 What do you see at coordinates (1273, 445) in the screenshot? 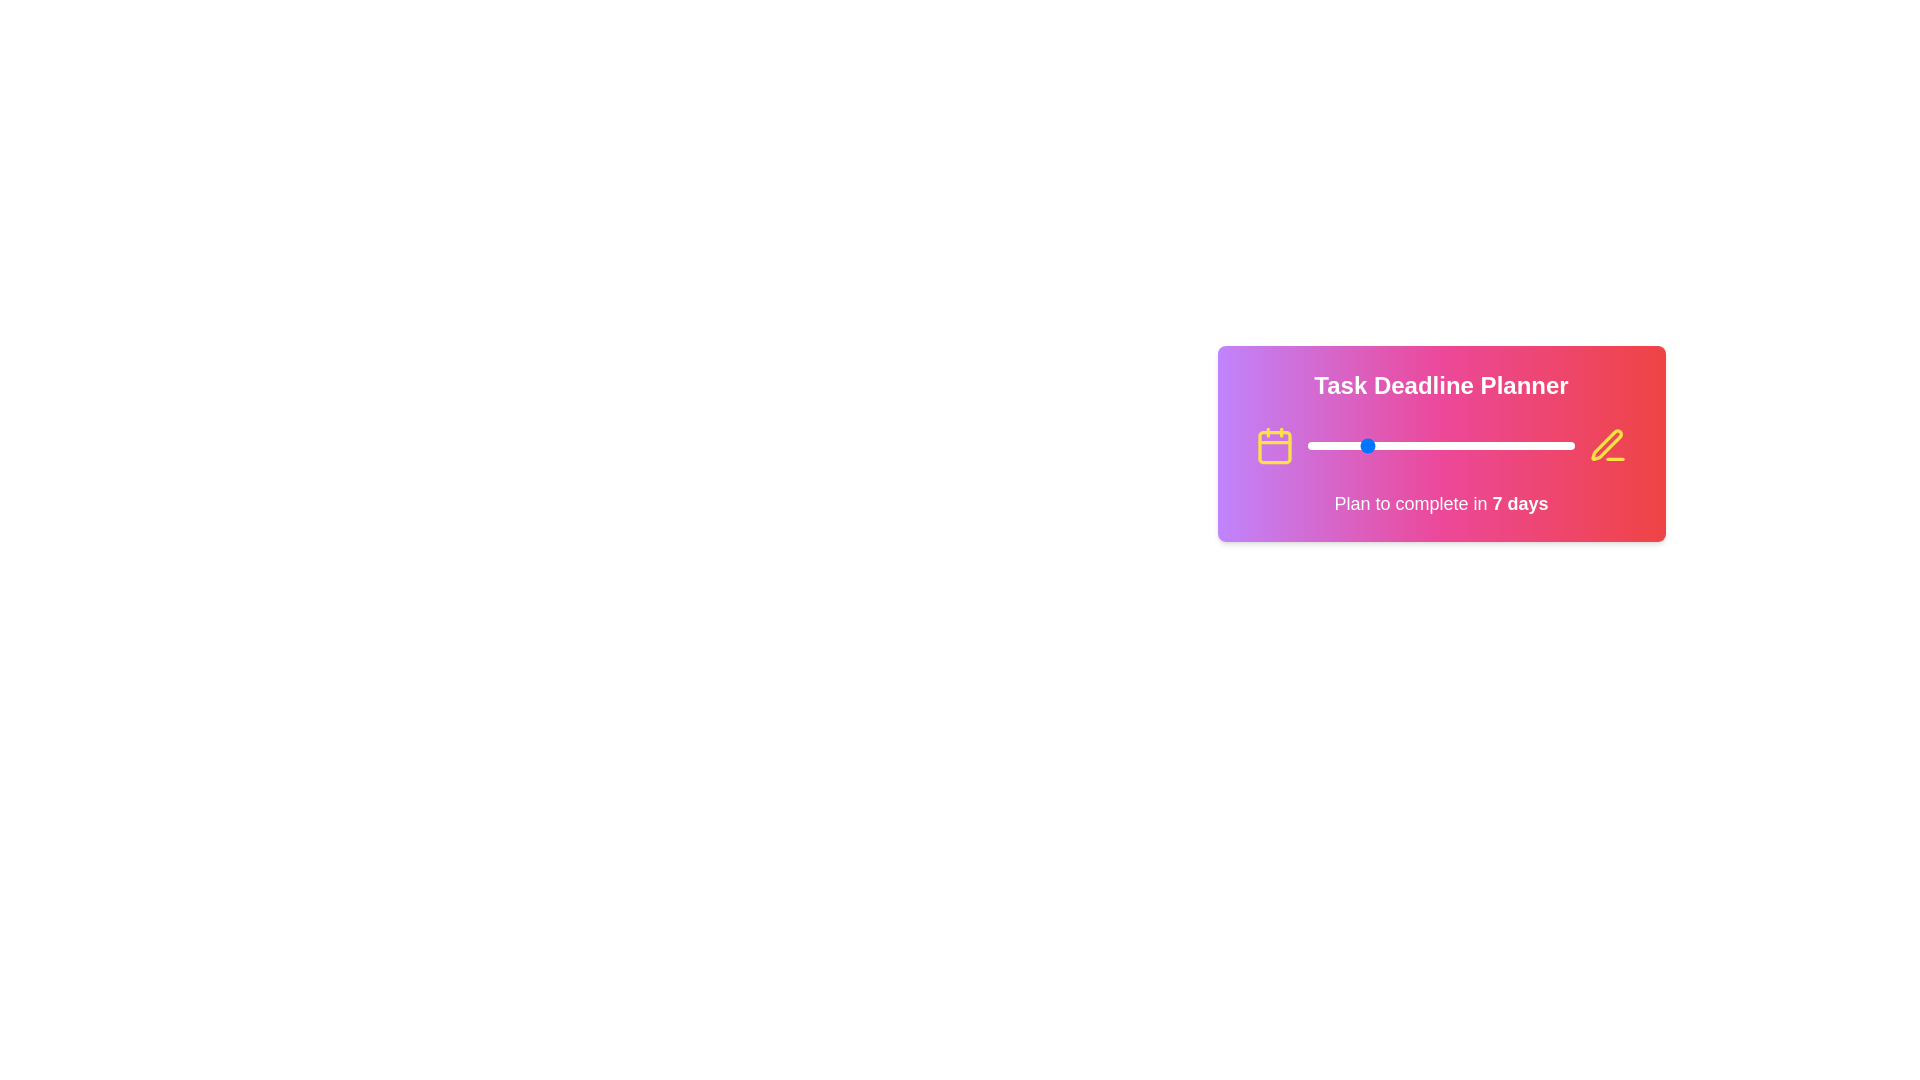
I see `the calendar icon in the TaskDeadlineSelector component` at bounding box center [1273, 445].